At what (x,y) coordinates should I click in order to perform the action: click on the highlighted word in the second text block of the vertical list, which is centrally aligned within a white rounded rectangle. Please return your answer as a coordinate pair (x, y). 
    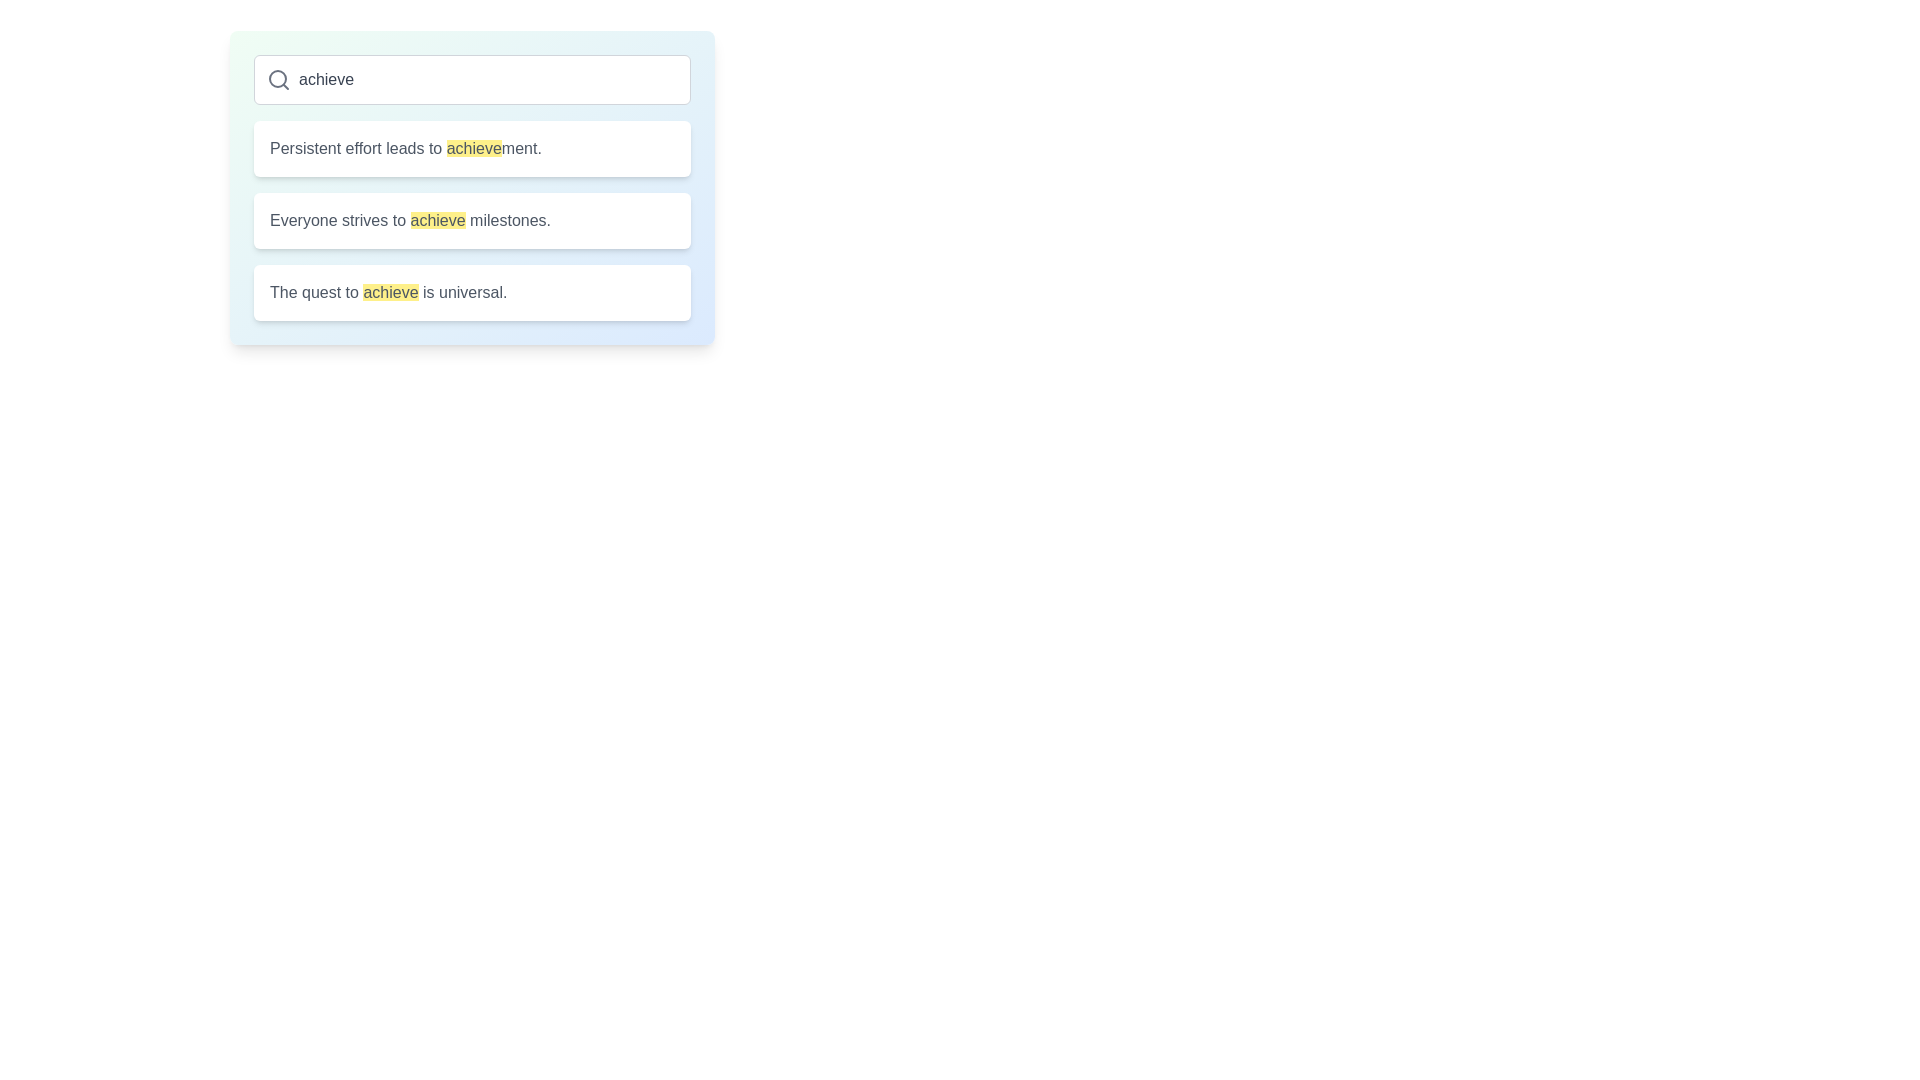
    Looking at the image, I should click on (409, 220).